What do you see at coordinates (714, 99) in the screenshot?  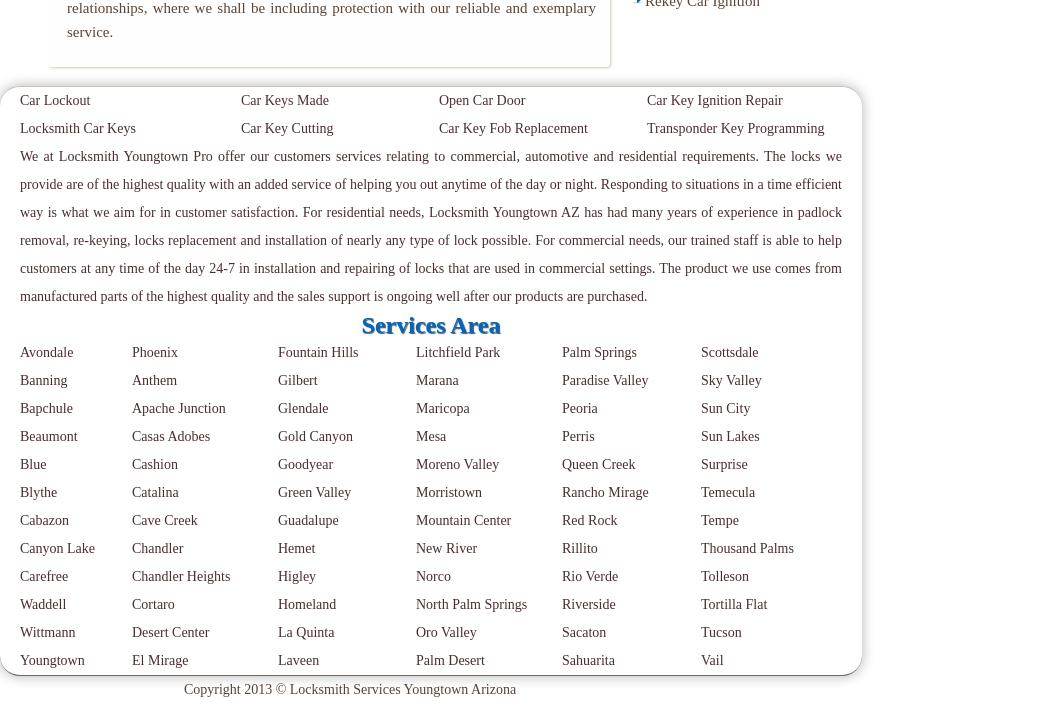 I see `'Car Key Ignition Repair'` at bounding box center [714, 99].